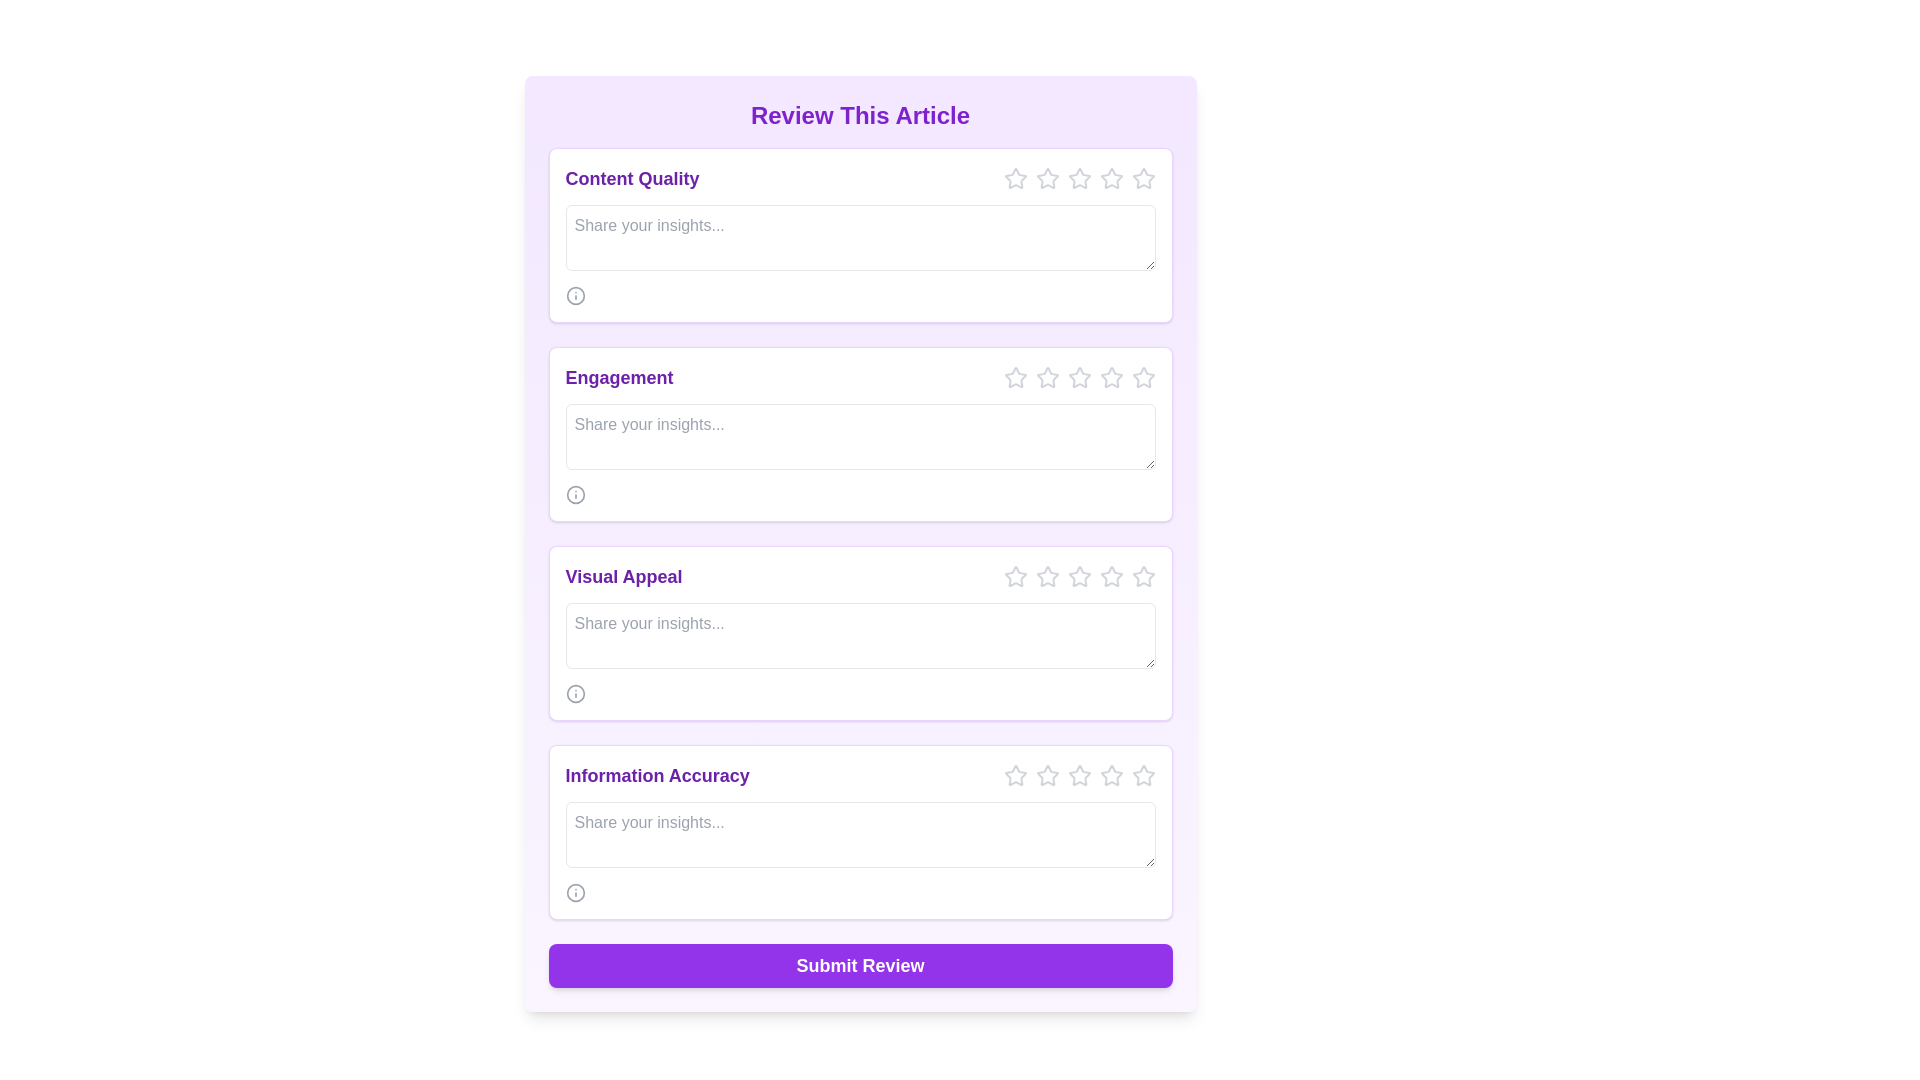  What do you see at coordinates (623, 577) in the screenshot?
I see `the purple text label reading 'Visual Appeal', which is styled in bold and slightly larger font, located near the top of a white panel in the third grouping of rating sections` at bounding box center [623, 577].